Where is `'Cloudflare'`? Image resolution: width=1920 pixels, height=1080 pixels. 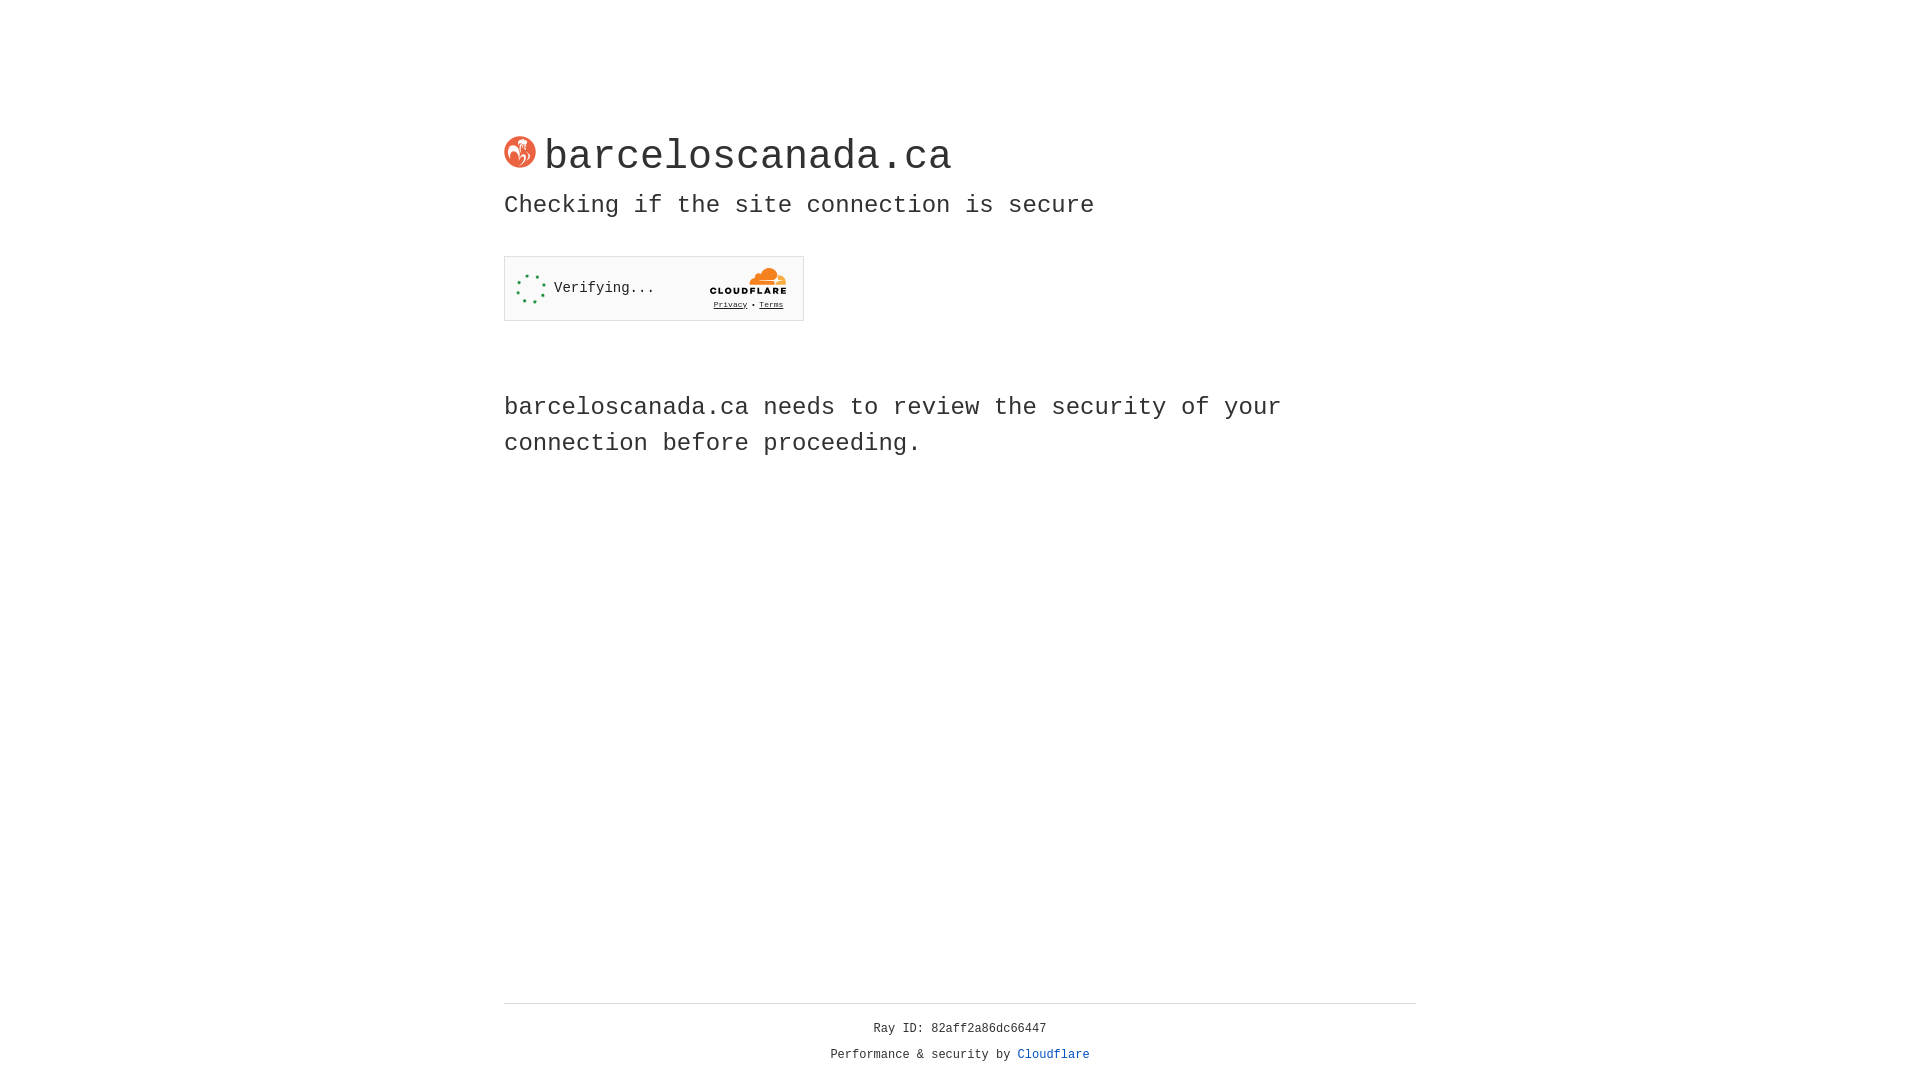 'Cloudflare' is located at coordinates (1017, 1054).